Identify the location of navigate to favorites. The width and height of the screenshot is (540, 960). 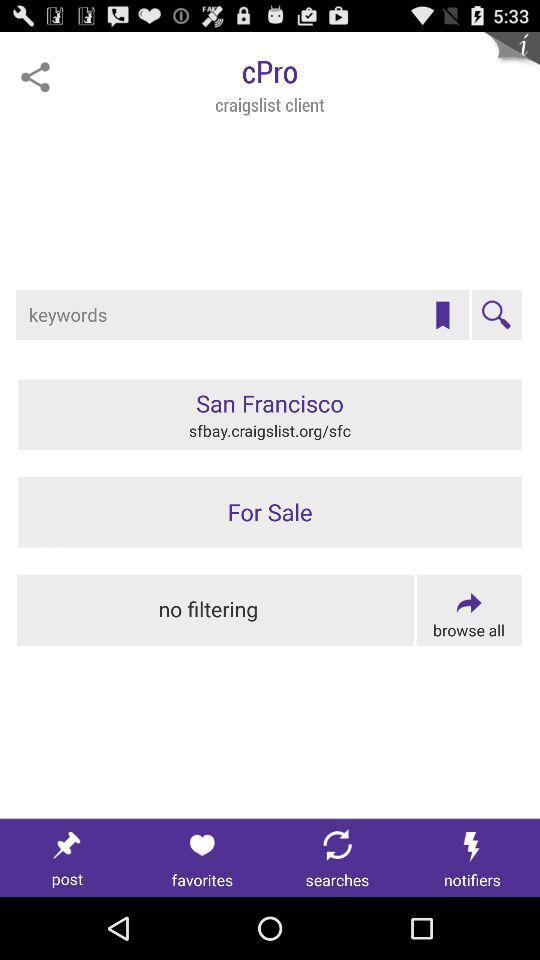
(202, 857).